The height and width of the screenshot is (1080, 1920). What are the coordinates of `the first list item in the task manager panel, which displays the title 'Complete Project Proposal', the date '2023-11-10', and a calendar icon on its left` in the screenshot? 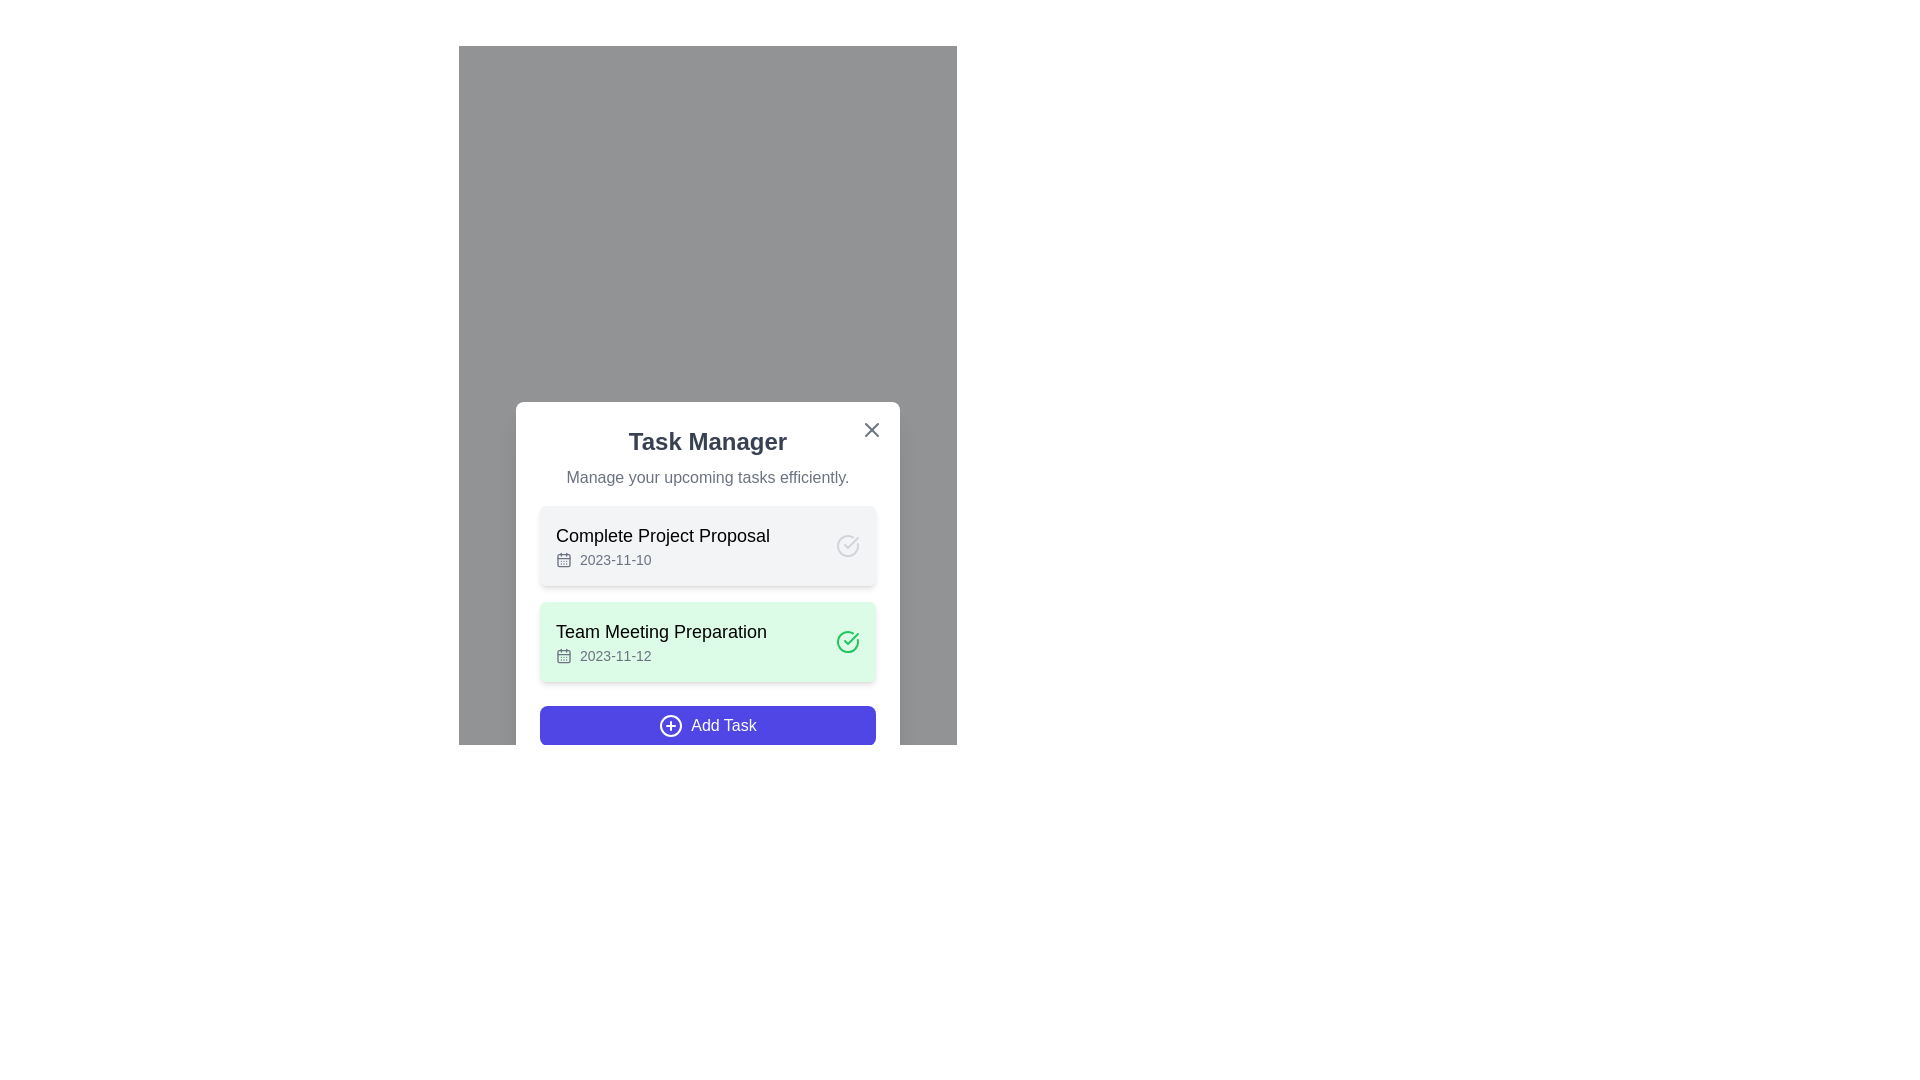 It's located at (662, 546).